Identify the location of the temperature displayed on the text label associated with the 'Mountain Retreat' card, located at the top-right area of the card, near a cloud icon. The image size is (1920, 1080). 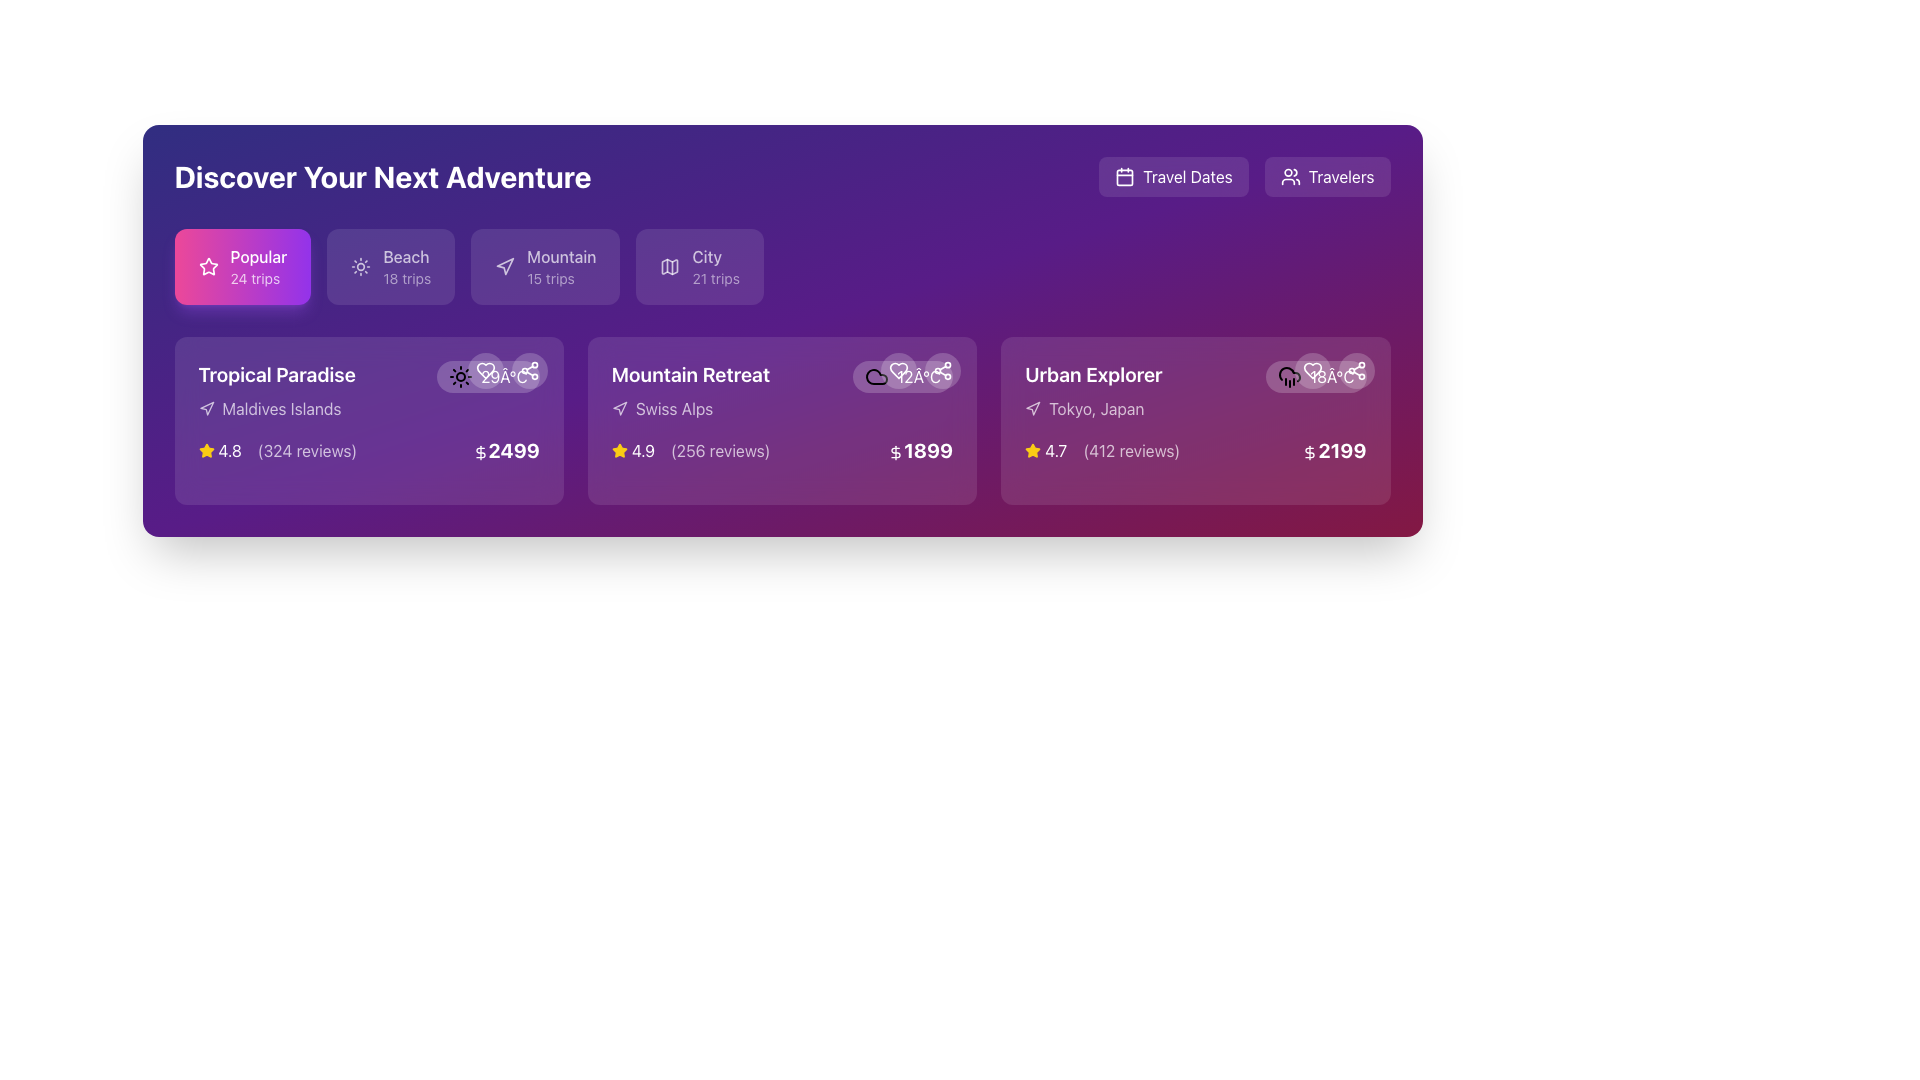
(918, 377).